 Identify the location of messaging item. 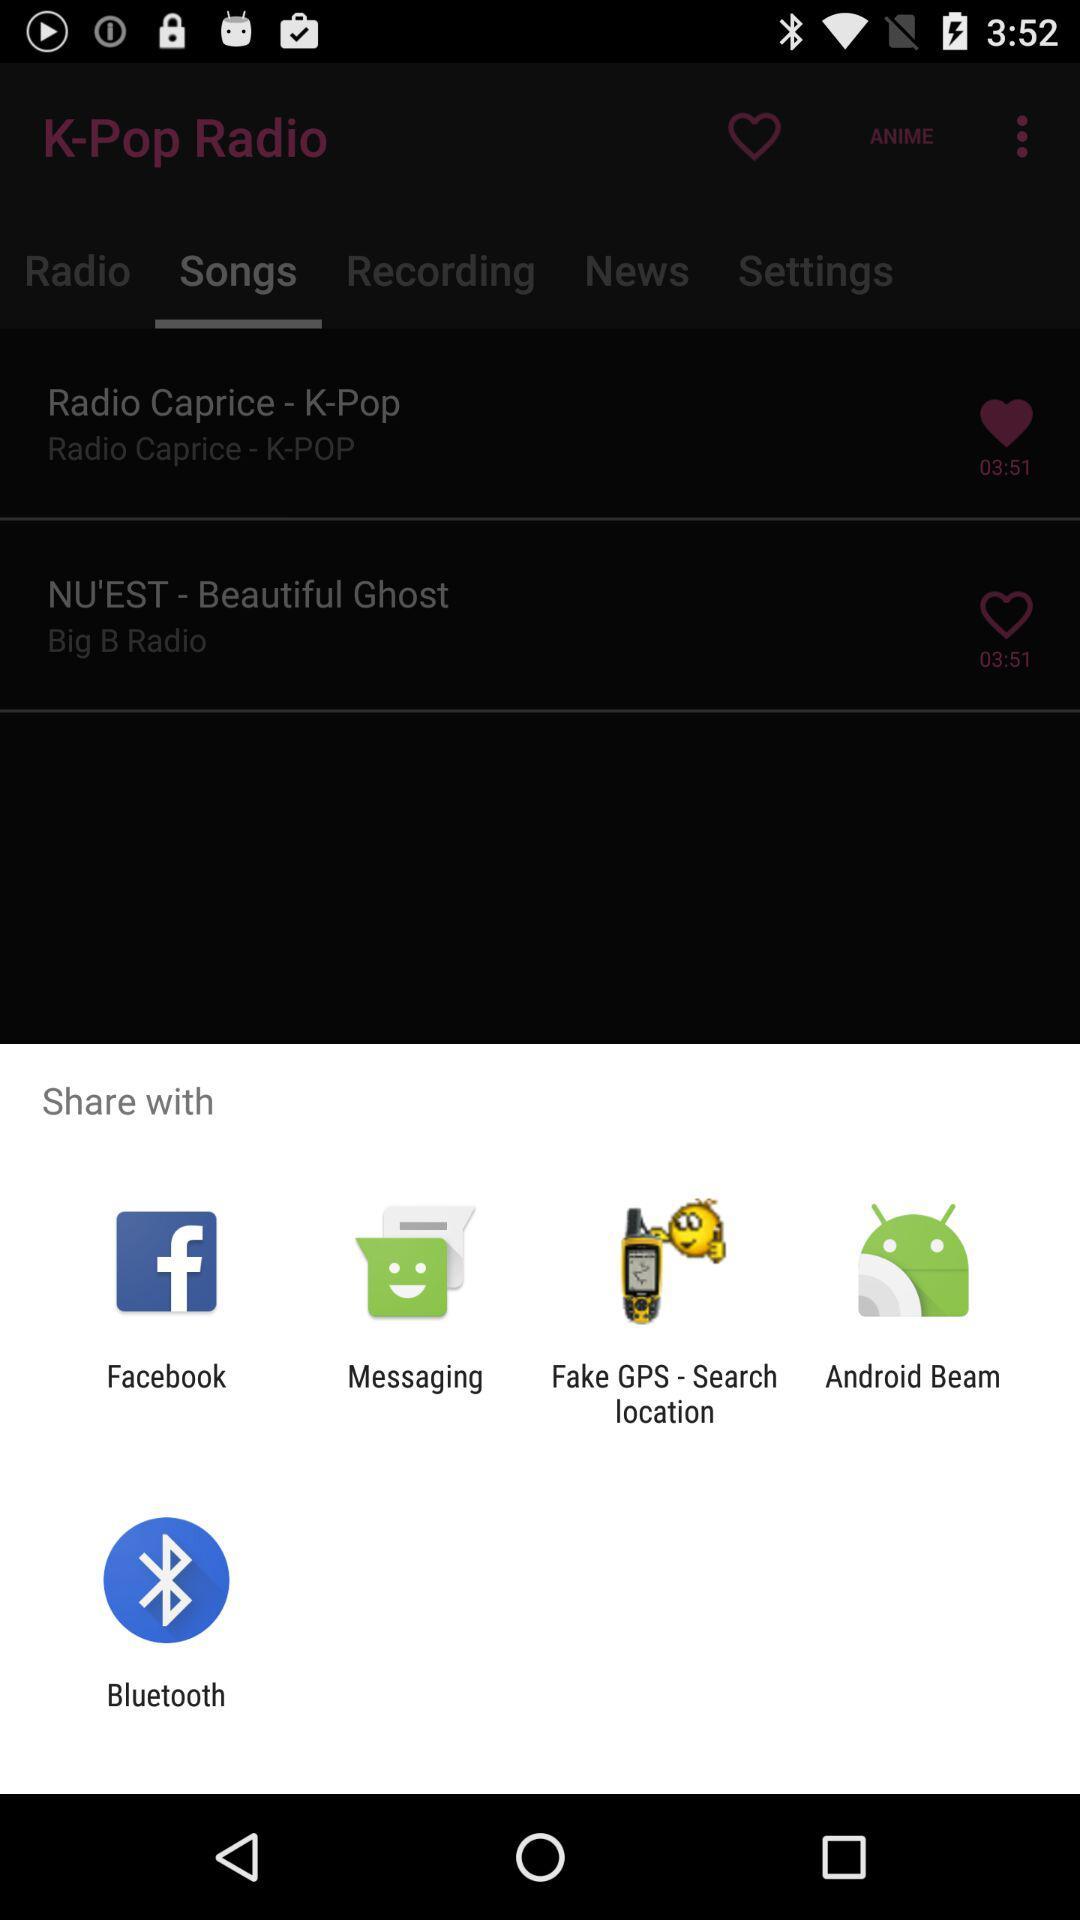
(414, 1392).